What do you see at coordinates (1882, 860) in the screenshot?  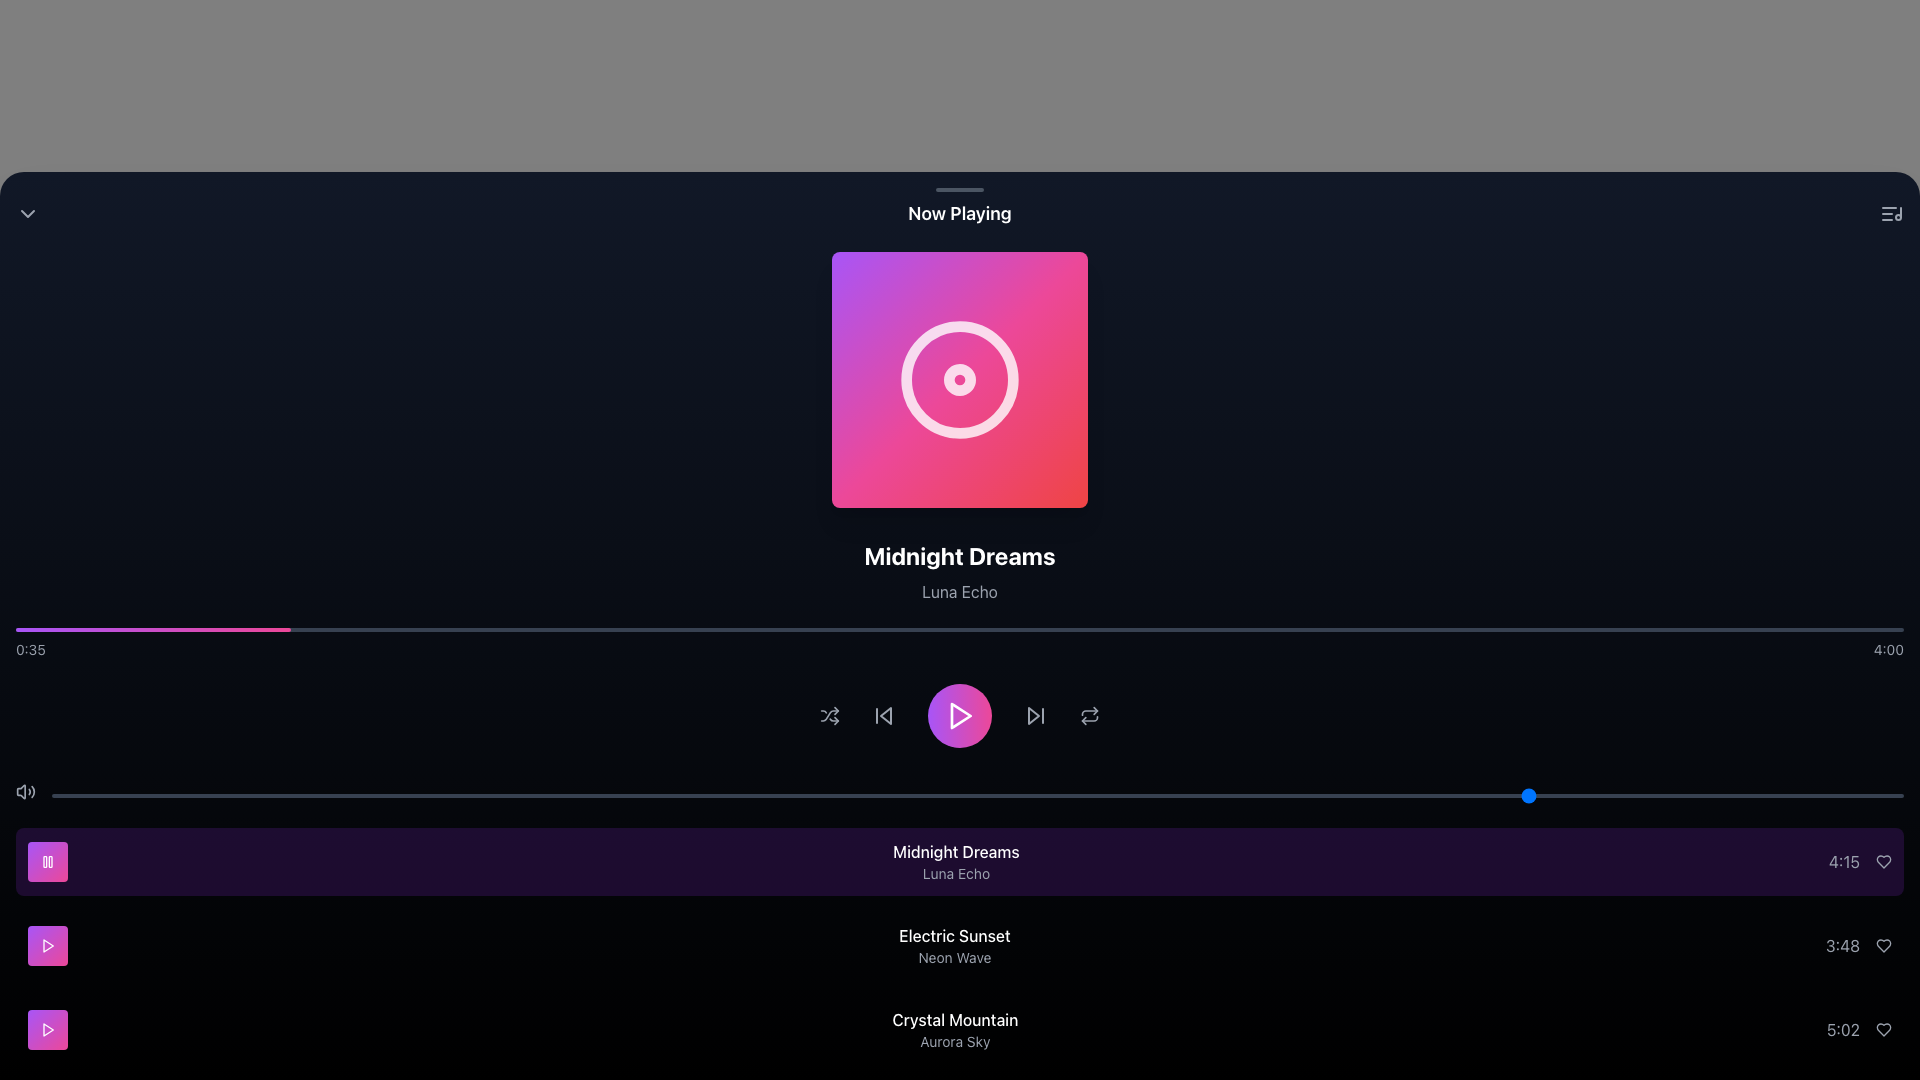 I see `the heart-shaped icon with a stylized outline design, located on the right side of the interface near the duration indicator of a song, in the second row of the list of songs` at bounding box center [1882, 860].